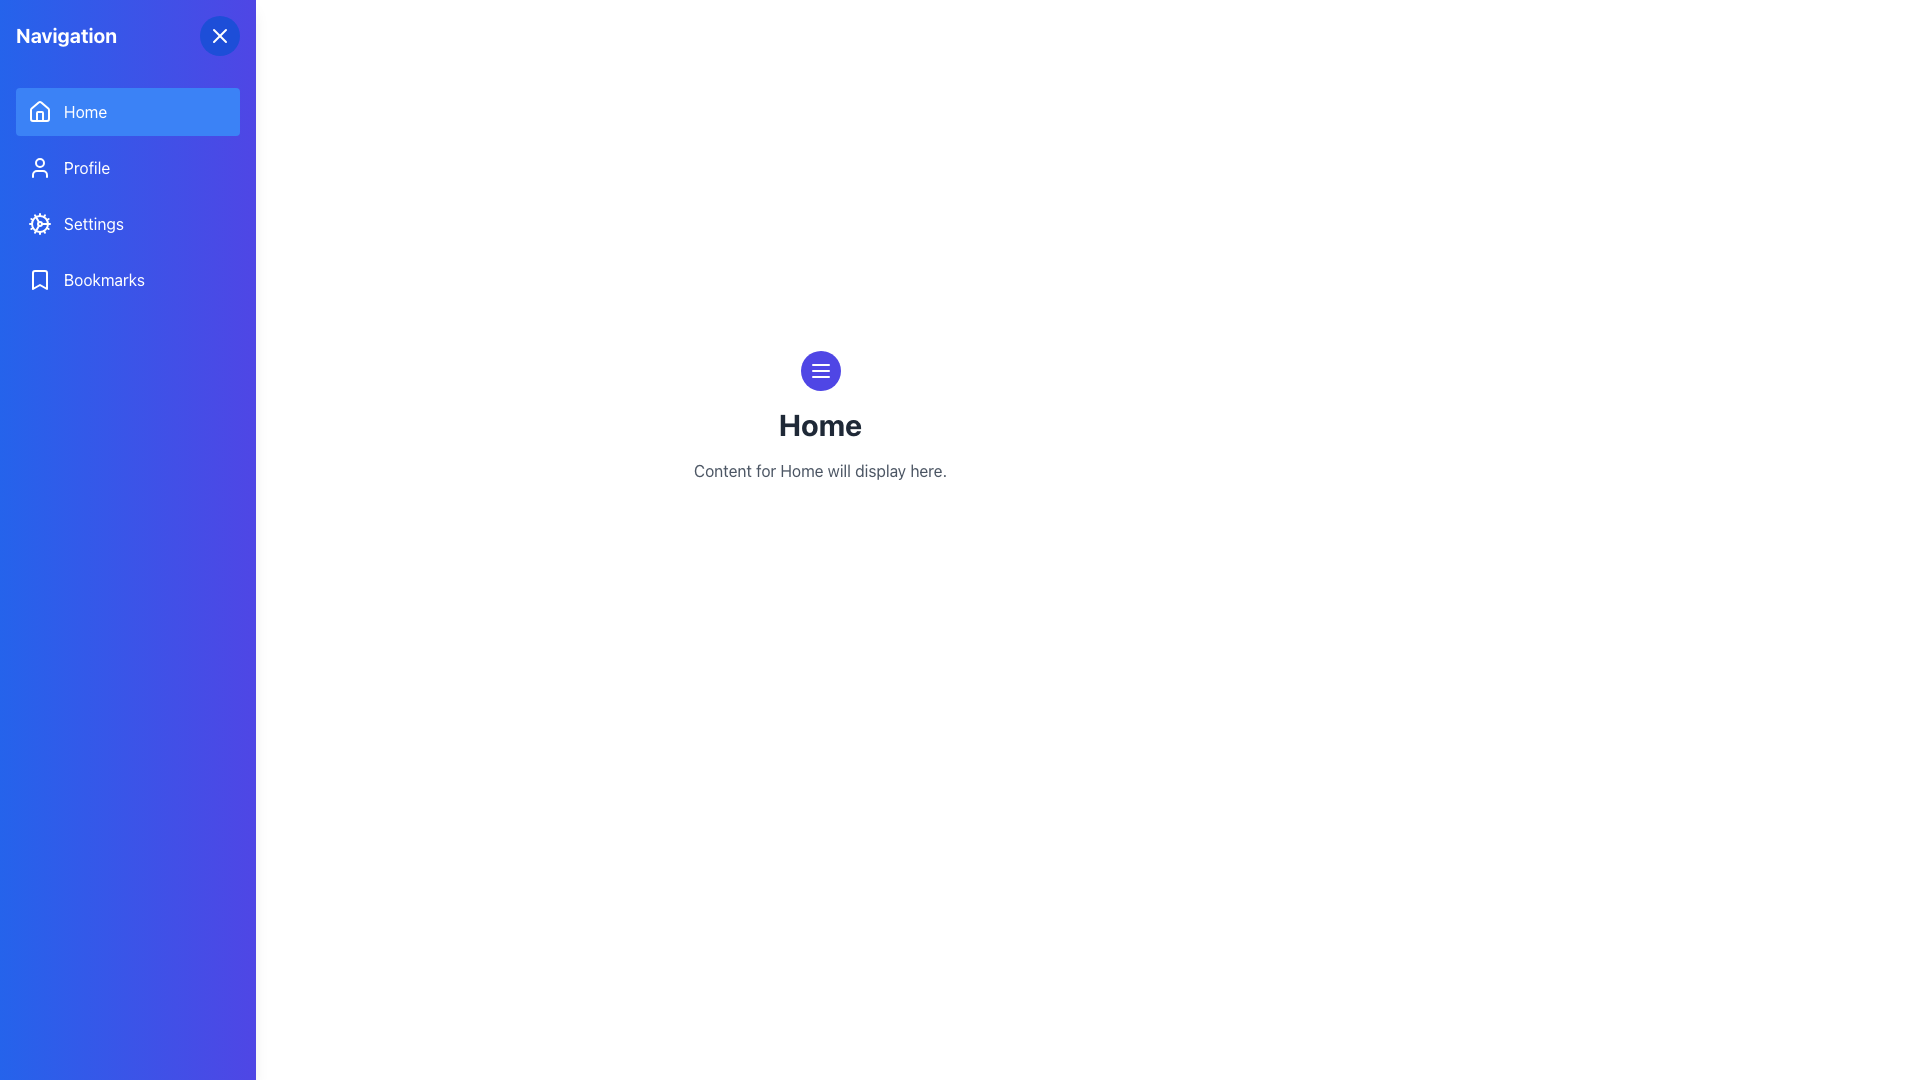 The height and width of the screenshot is (1080, 1920). What do you see at coordinates (66, 35) in the screenshot?
I see `the bold text label 'Navigation' located in the upper-left corner of the sidebar area, styled with a text-xl font and a white color on a blue gradient backdrop` at bounding box center [66, 35].